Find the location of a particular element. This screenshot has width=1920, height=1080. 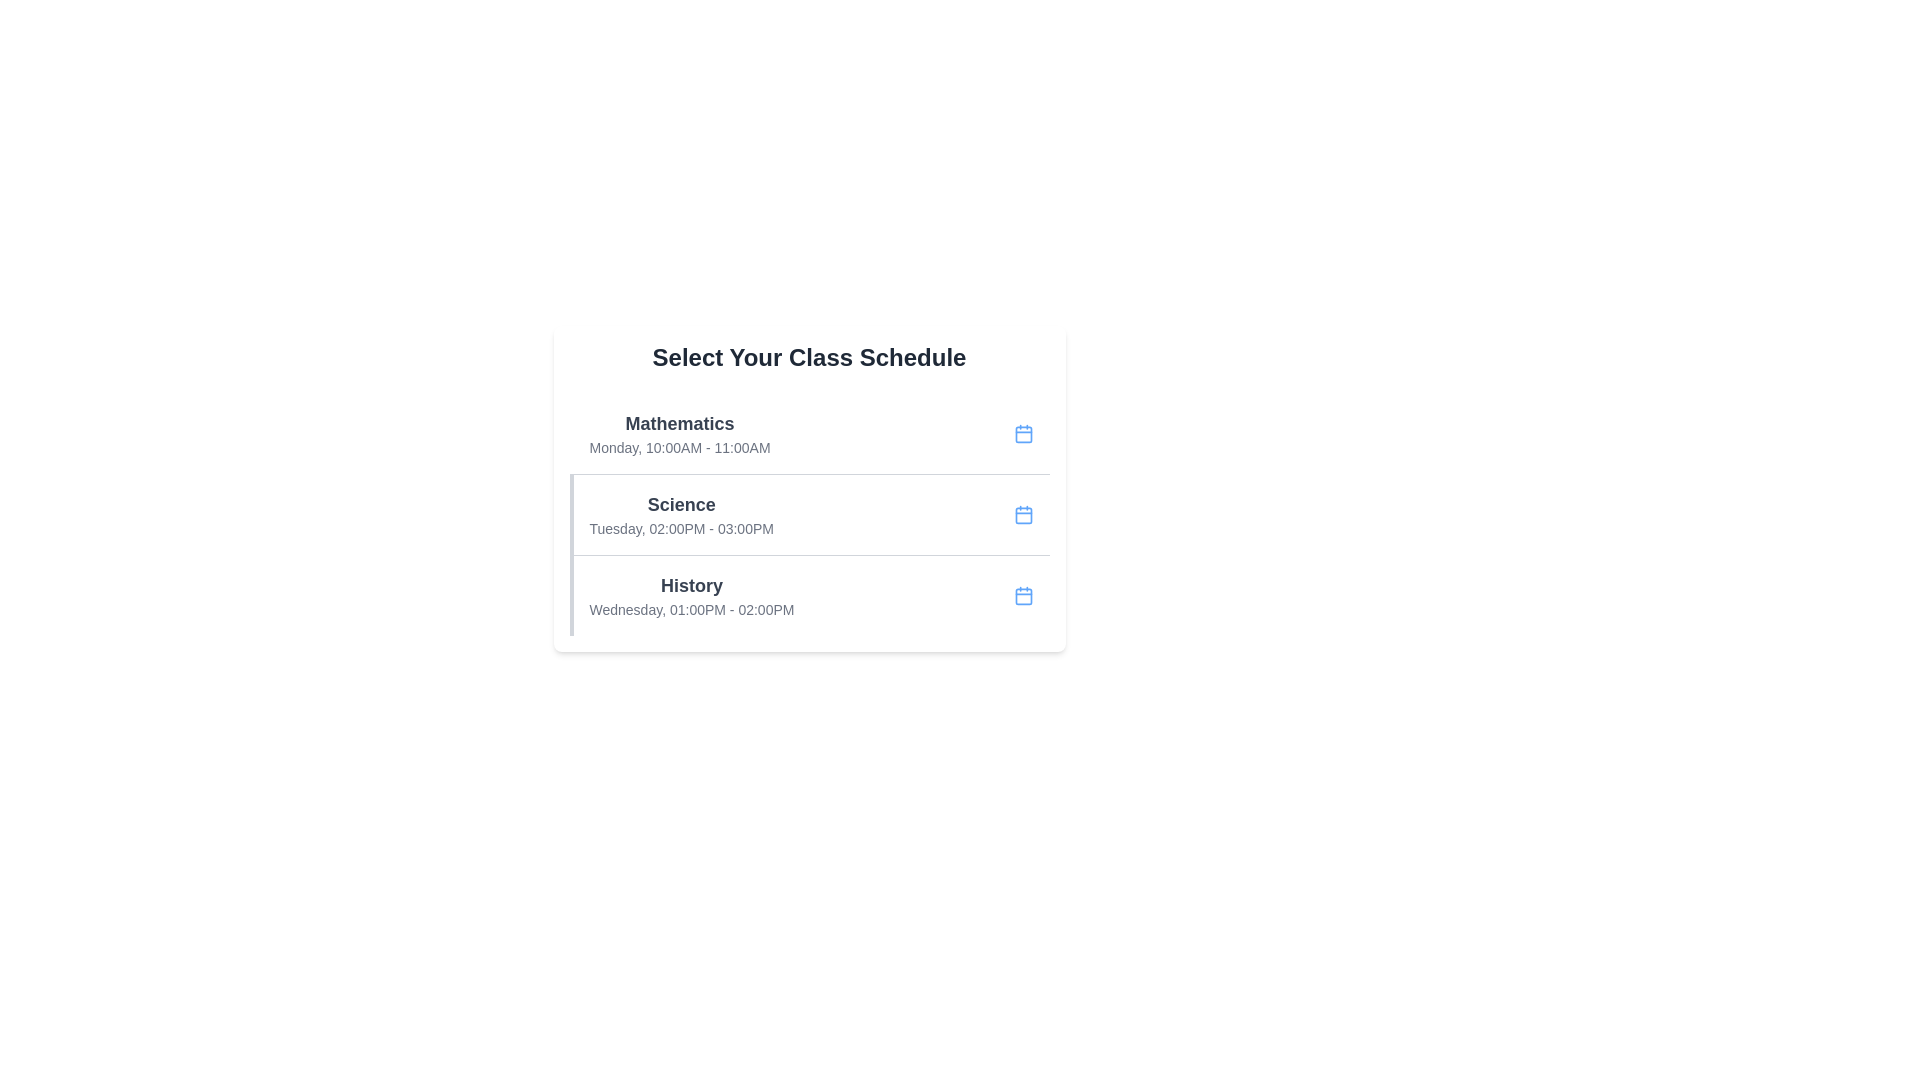

the text label displaying the scheduled time for the 'Science' class located below the 'Science' heading in the second section of the class schedule is located at coordinates (681, 527).